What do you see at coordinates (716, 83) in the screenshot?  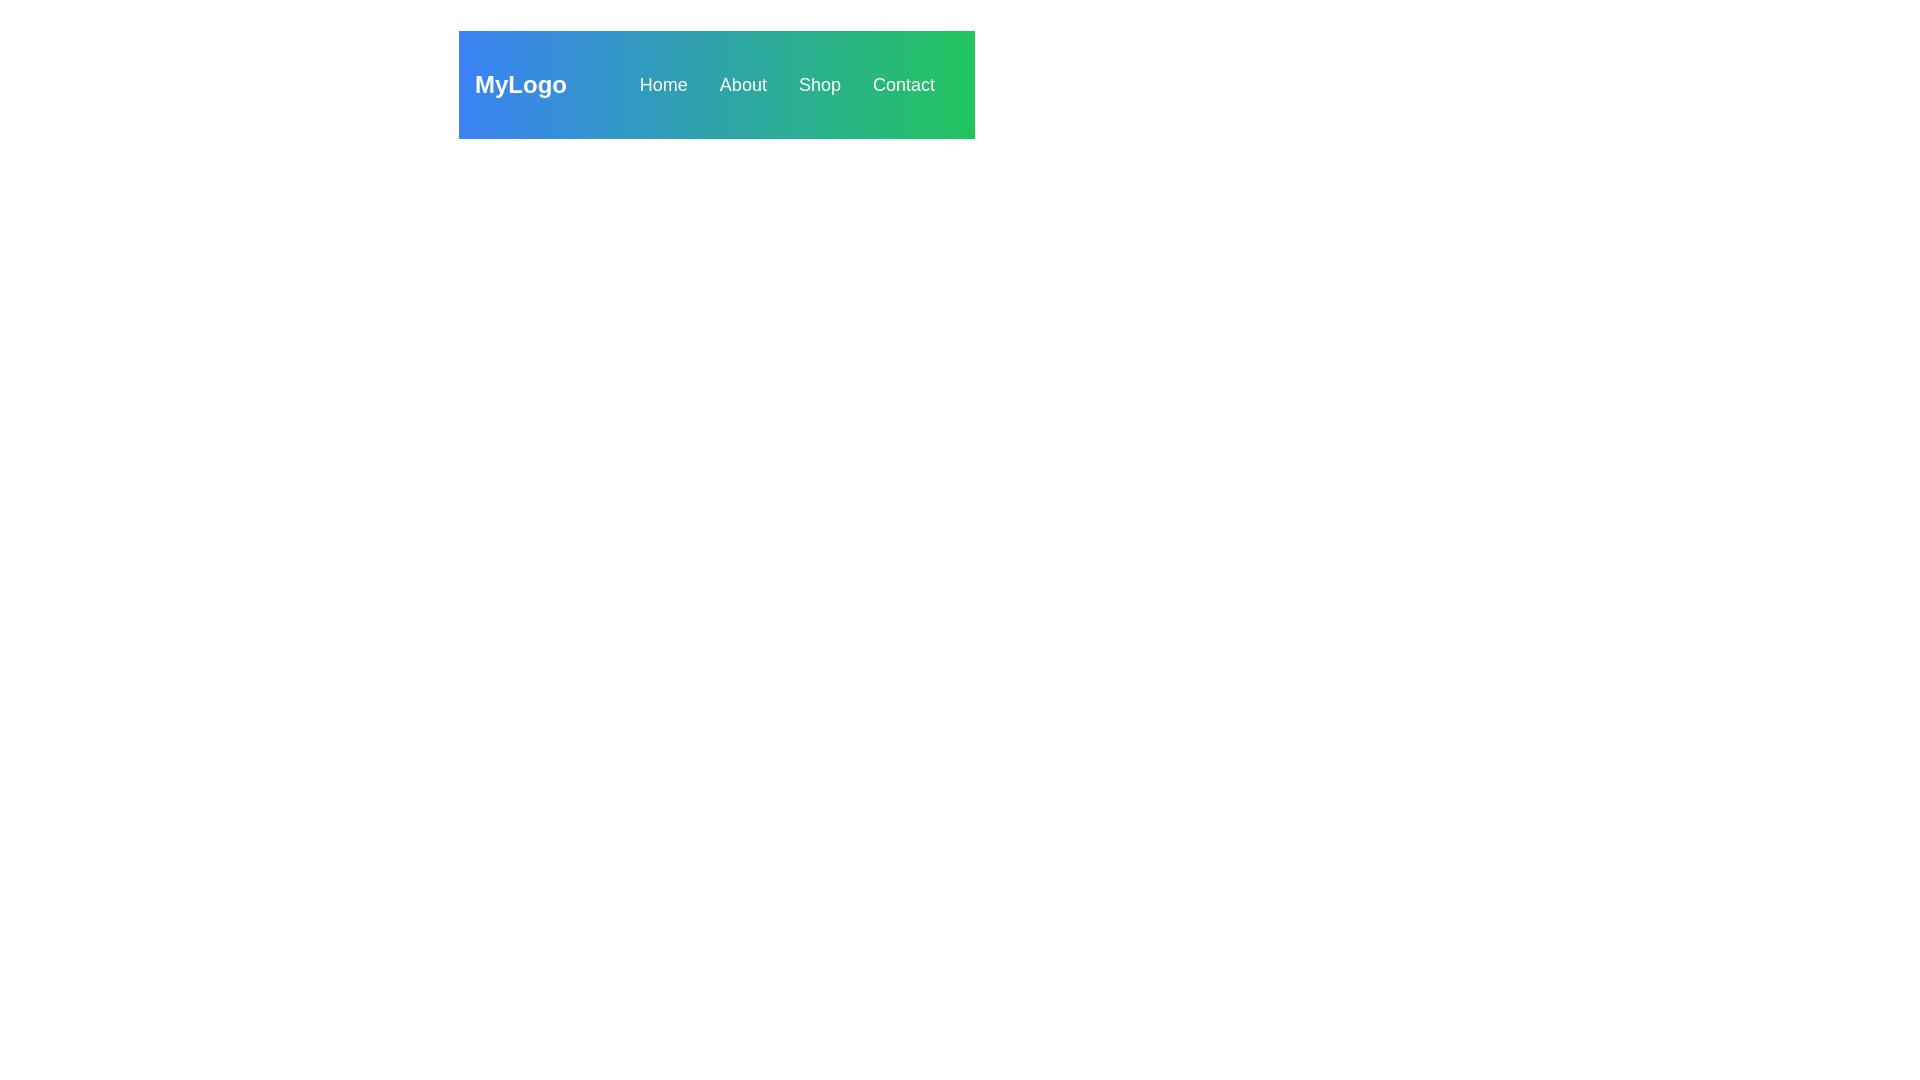 I see `the Horizontal Navigation Bar containing 'MyLogo' on the left and menu items 'Home', 'About', 'Shop', and 'Contact' to the right, which is positioned at the top of the interface with a gradient background` at bounding box center [716, 83].